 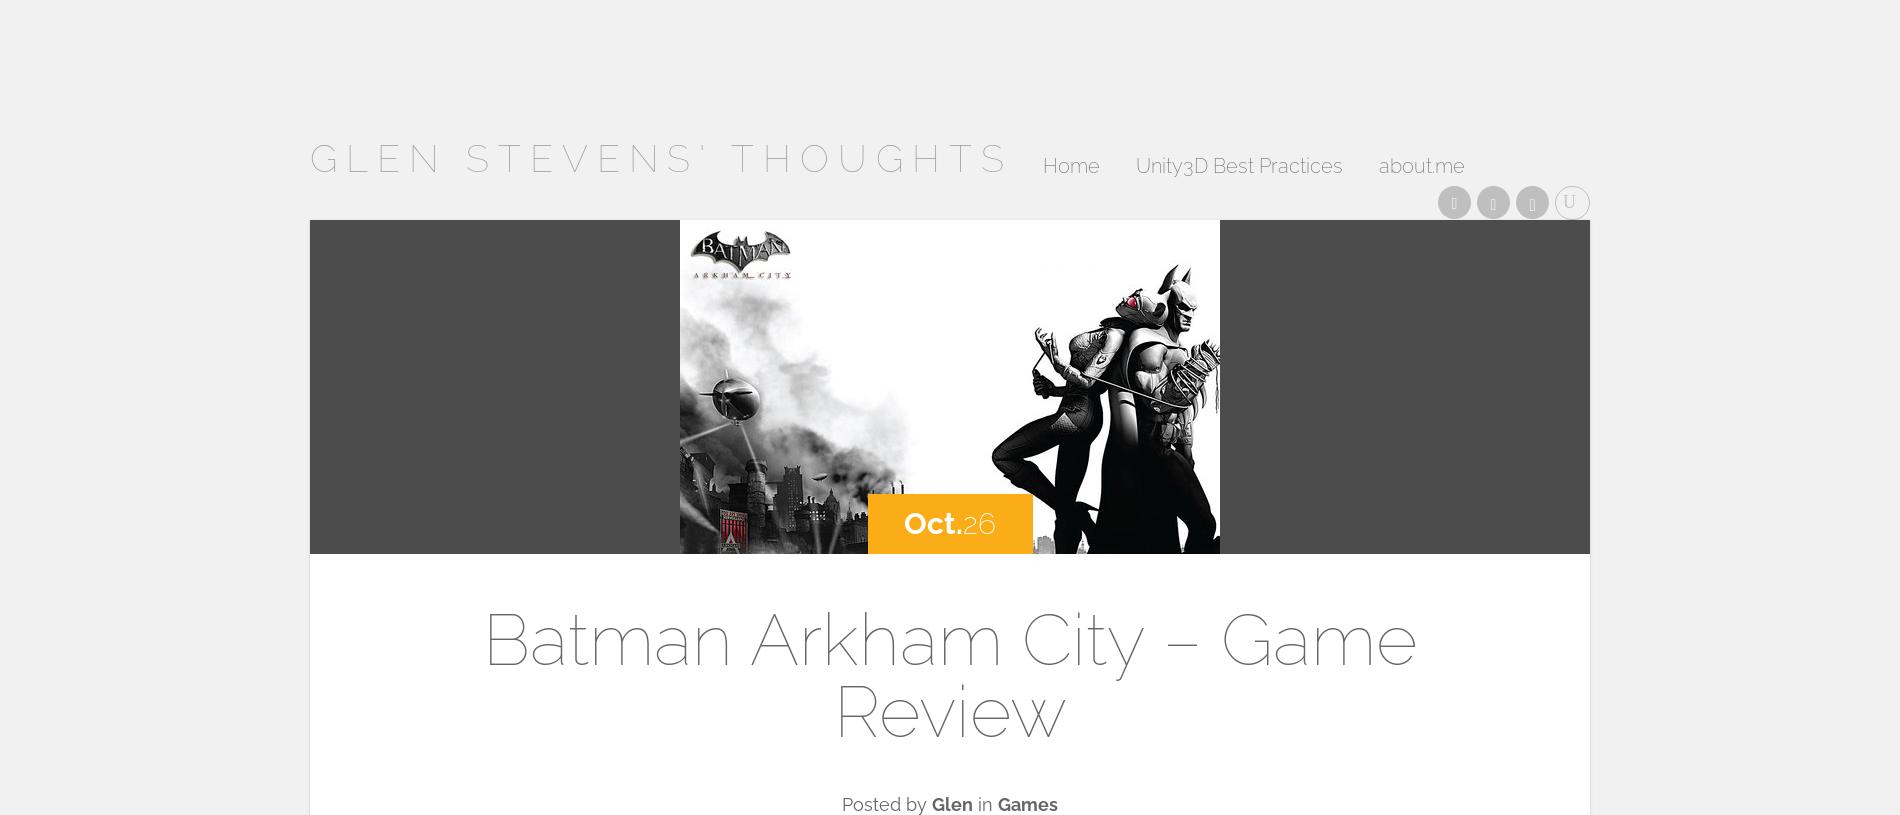 I want to click on 'Oct.', so click(x=903, y=523).